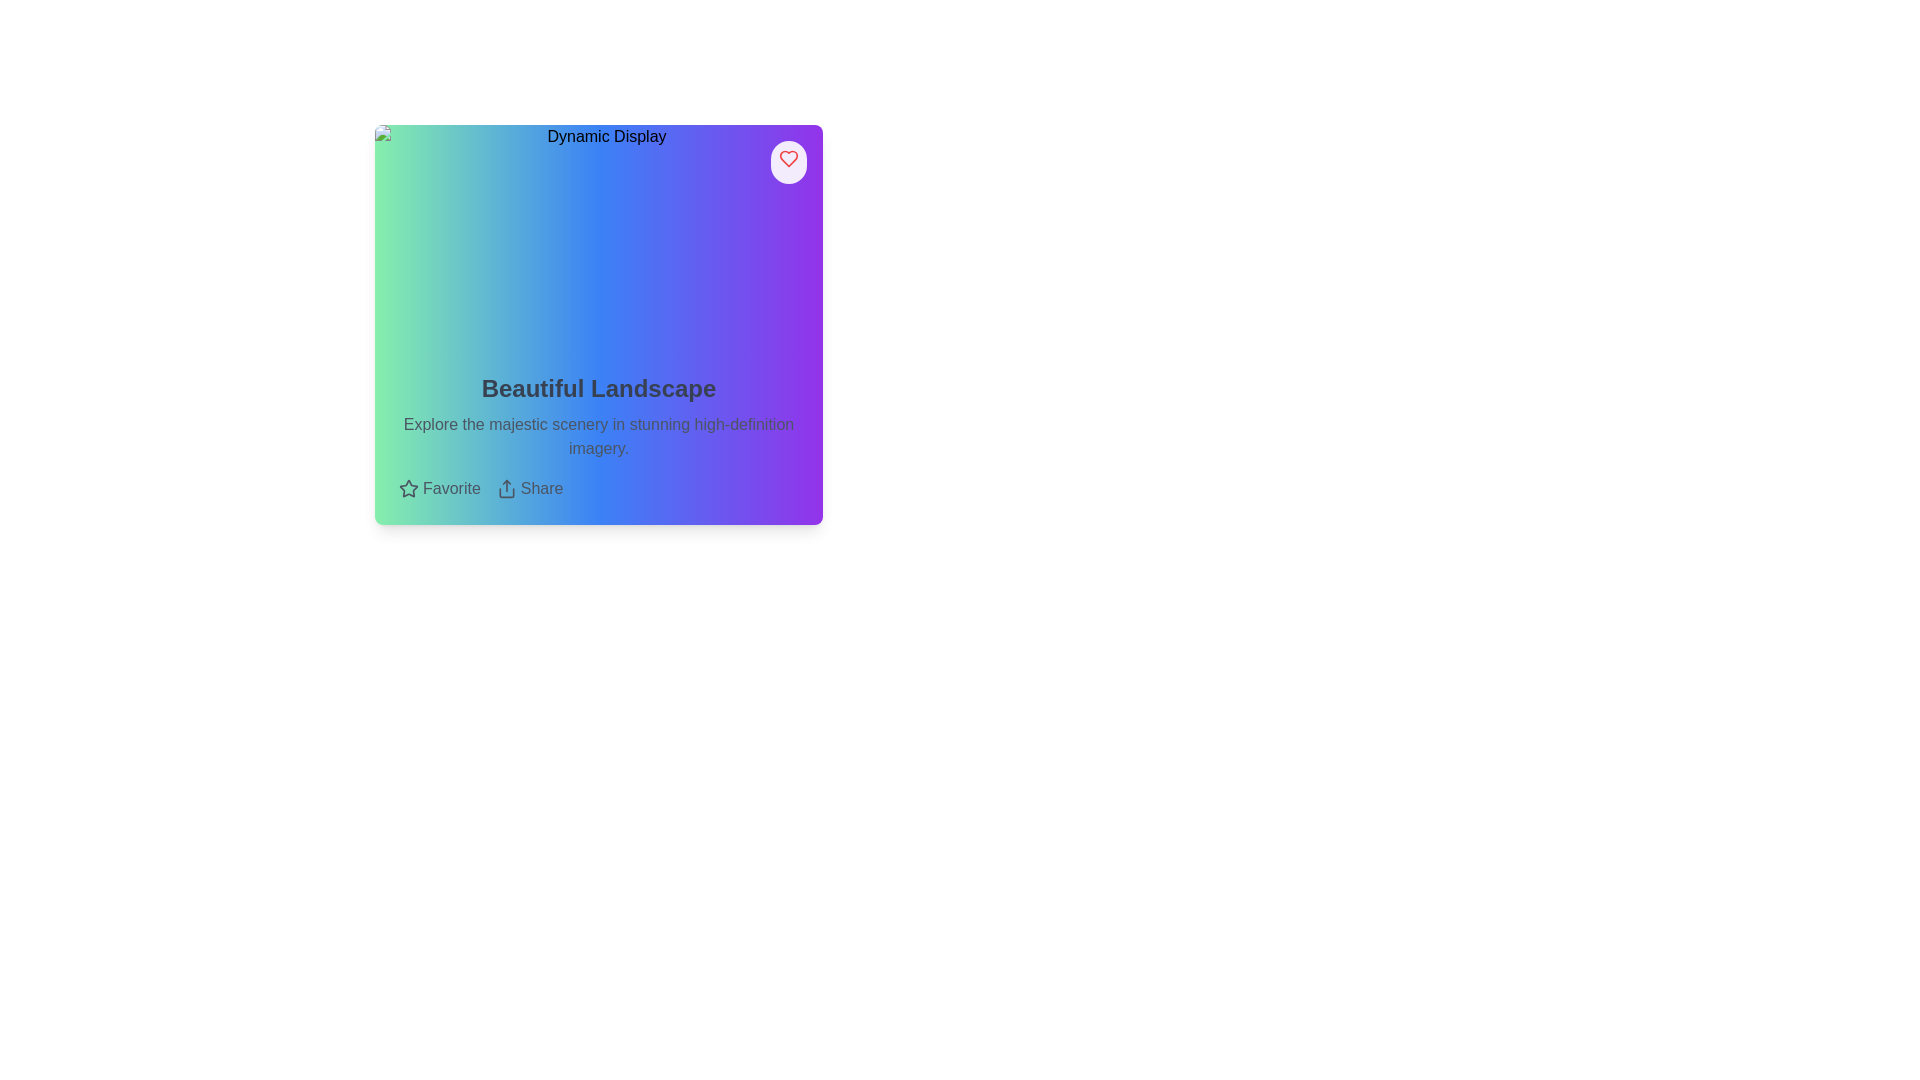 This screenshot has height=1080, width=1920. I want to click on the share icon button located to the left of the text 'Share' to initiate a share action, so click(506, 489).